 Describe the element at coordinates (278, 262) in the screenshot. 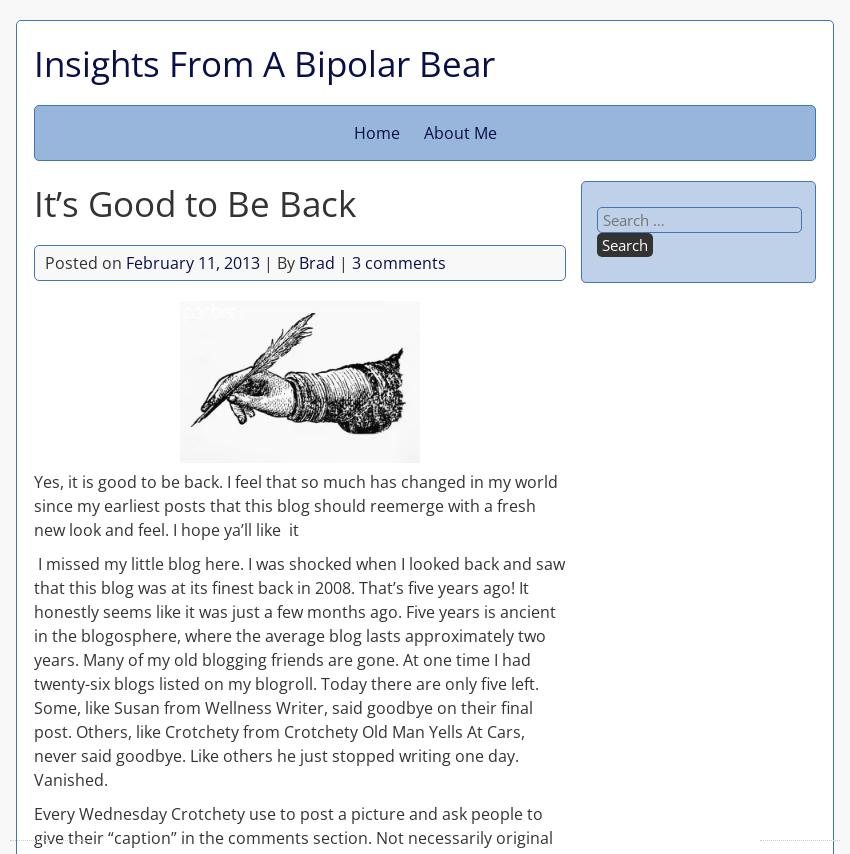

I see `'| 
	By'` at that location.